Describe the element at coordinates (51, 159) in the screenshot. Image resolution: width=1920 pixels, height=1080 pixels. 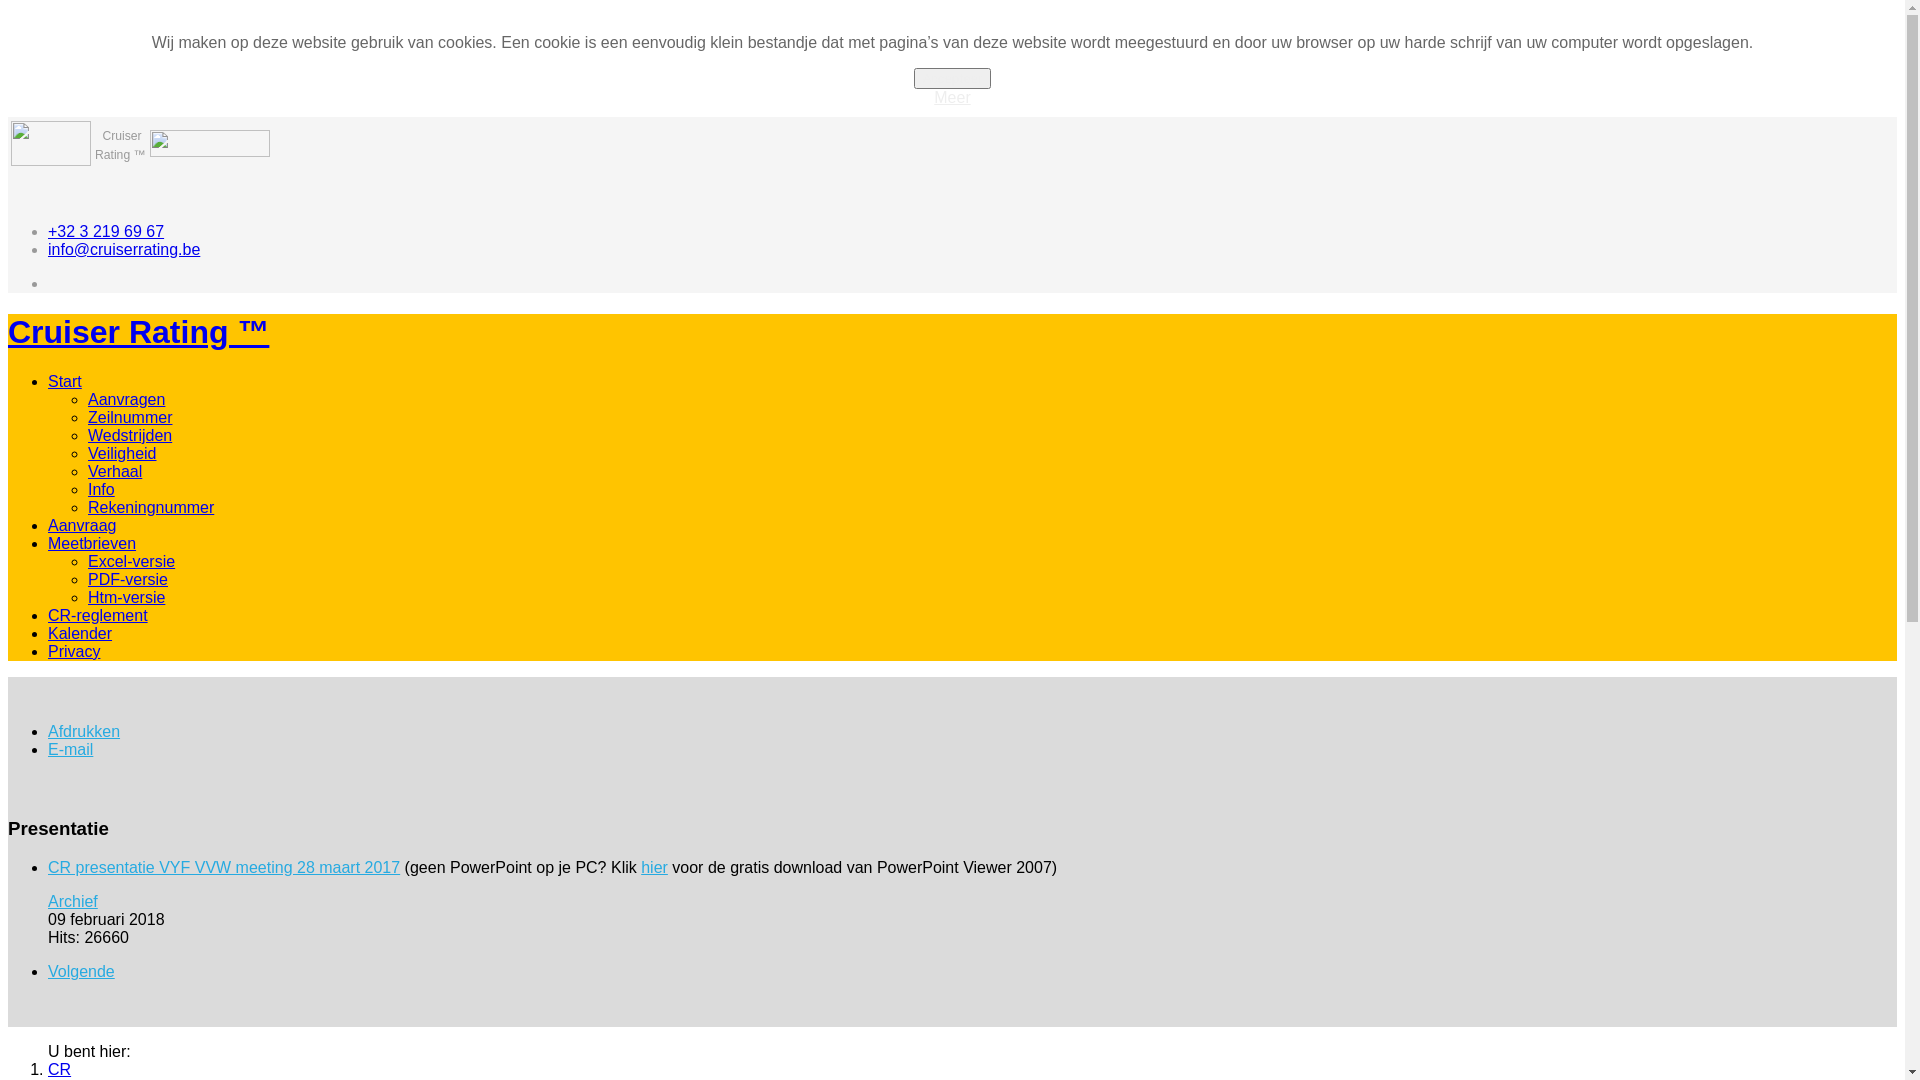
I see `'VVW-Recrea vzw'` at that location.